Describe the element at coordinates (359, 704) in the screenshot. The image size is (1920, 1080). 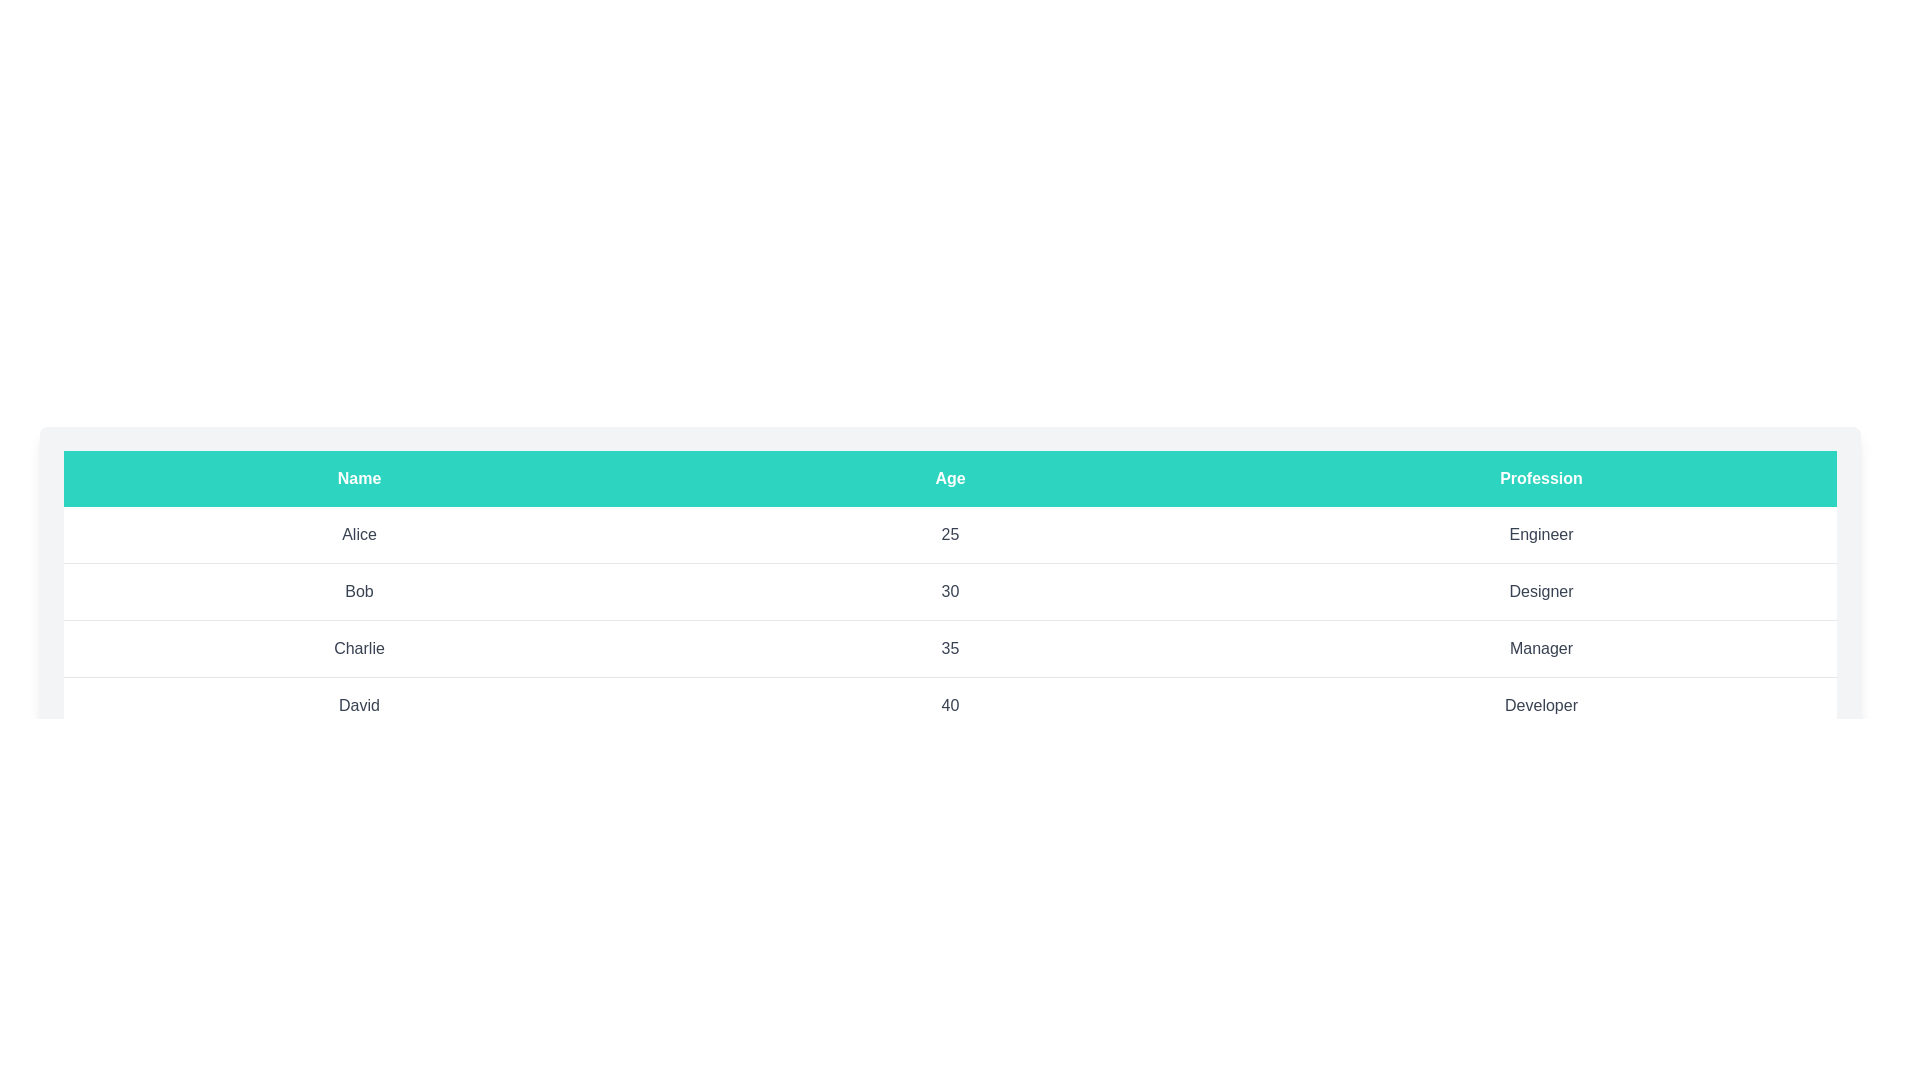
I see `the text element displaying the word 'David', which is located in the leftmost column of the last row of a table, aligned with the texts '40' and 'Developer'` at that location.